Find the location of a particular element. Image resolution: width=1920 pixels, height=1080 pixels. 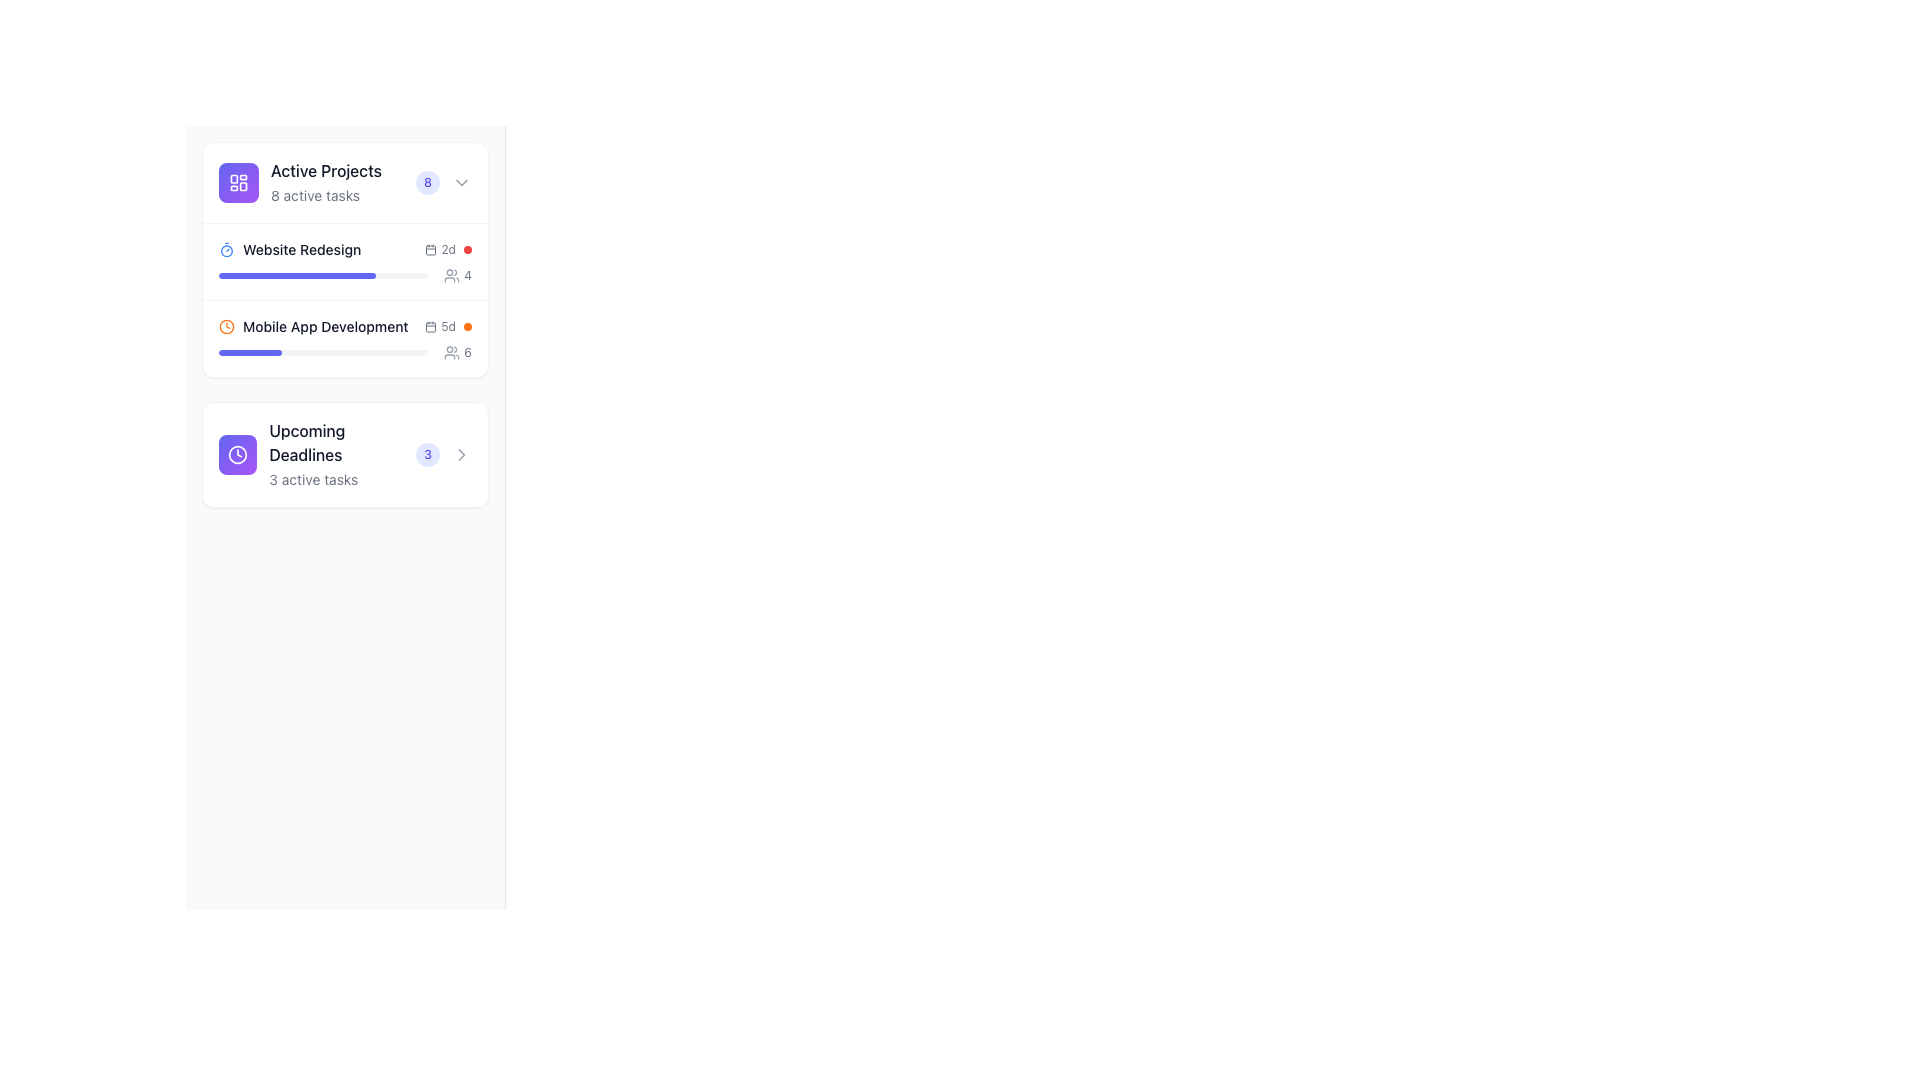

the calendar icon located to the left of the text '2d', which features a square outline with rounded edges and a horizontal line at the top is located at coordinates (430, 249).